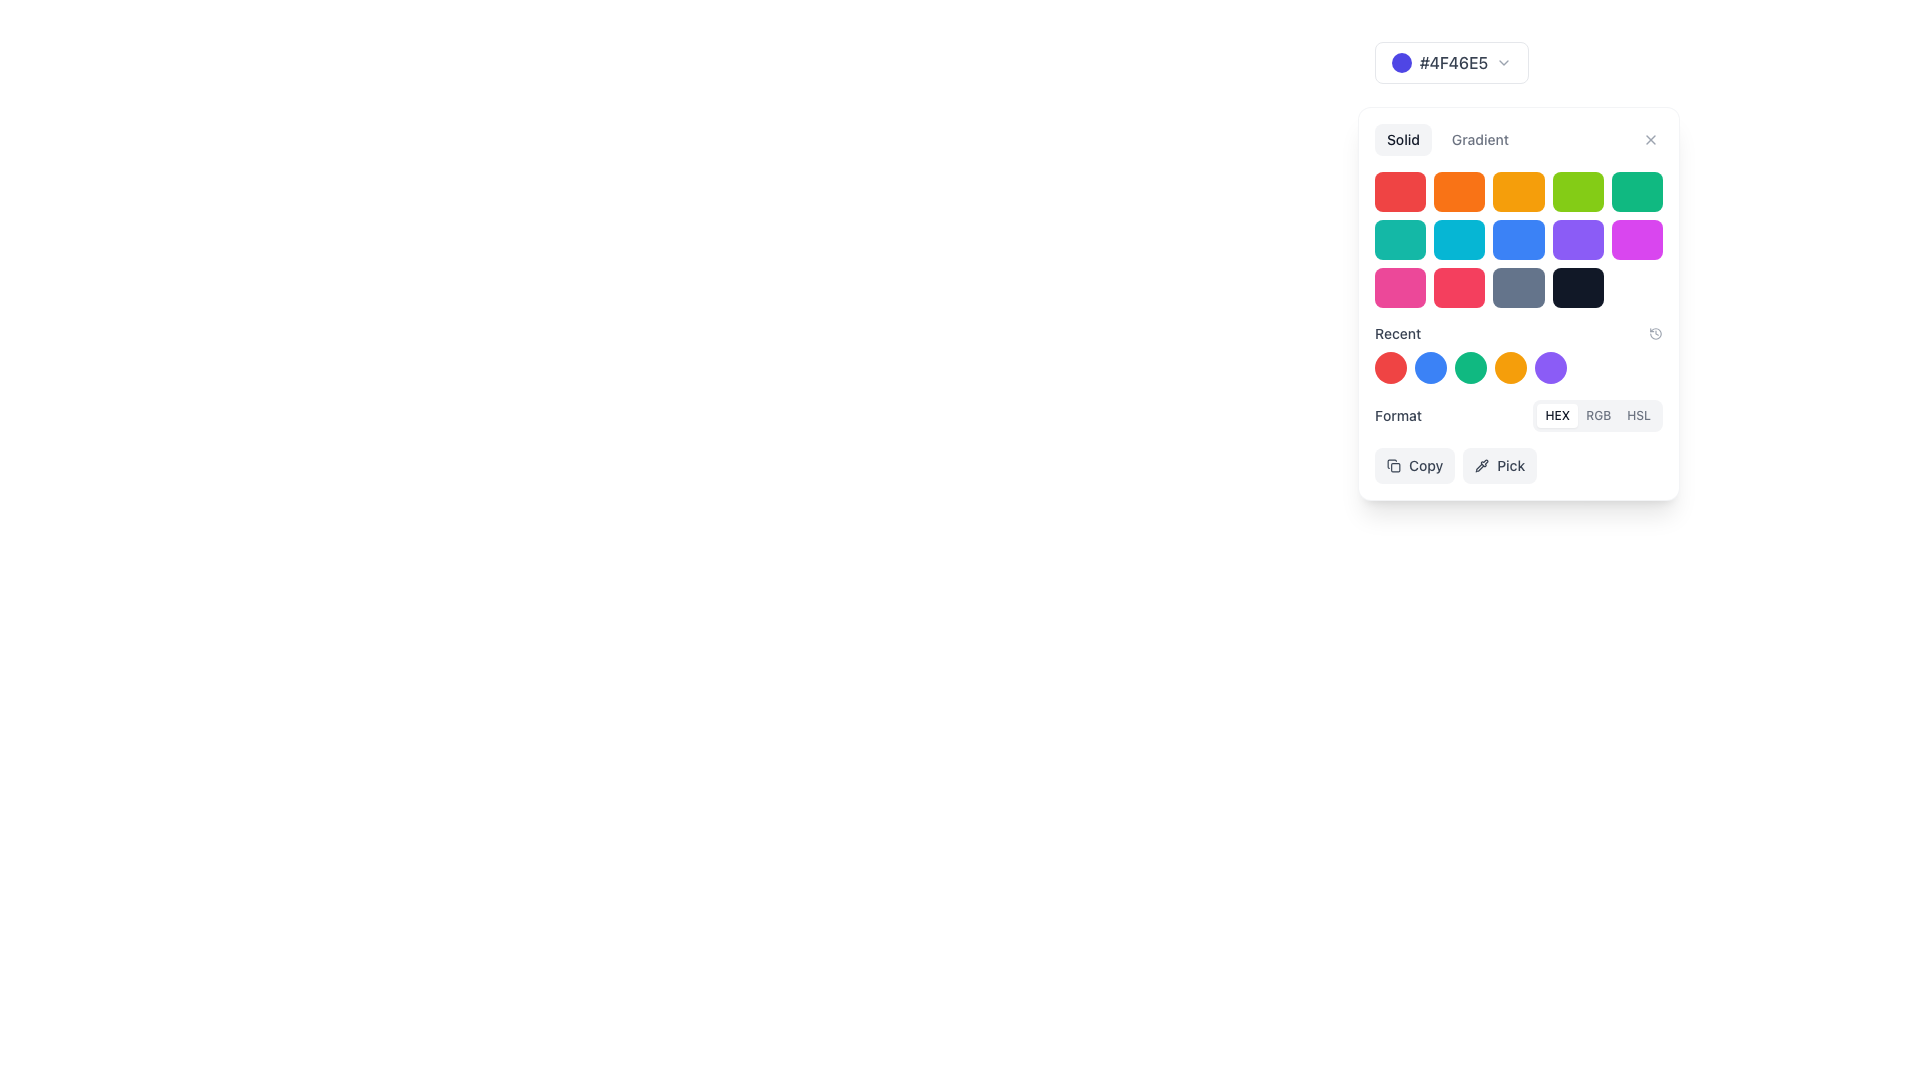 Image resolution: width=1920 pixels, height=1080 pixels. I want to click on the orange button with rounded corners located in the 3rd position of the top row of a 5-column grid layout, so click(1517, 192).